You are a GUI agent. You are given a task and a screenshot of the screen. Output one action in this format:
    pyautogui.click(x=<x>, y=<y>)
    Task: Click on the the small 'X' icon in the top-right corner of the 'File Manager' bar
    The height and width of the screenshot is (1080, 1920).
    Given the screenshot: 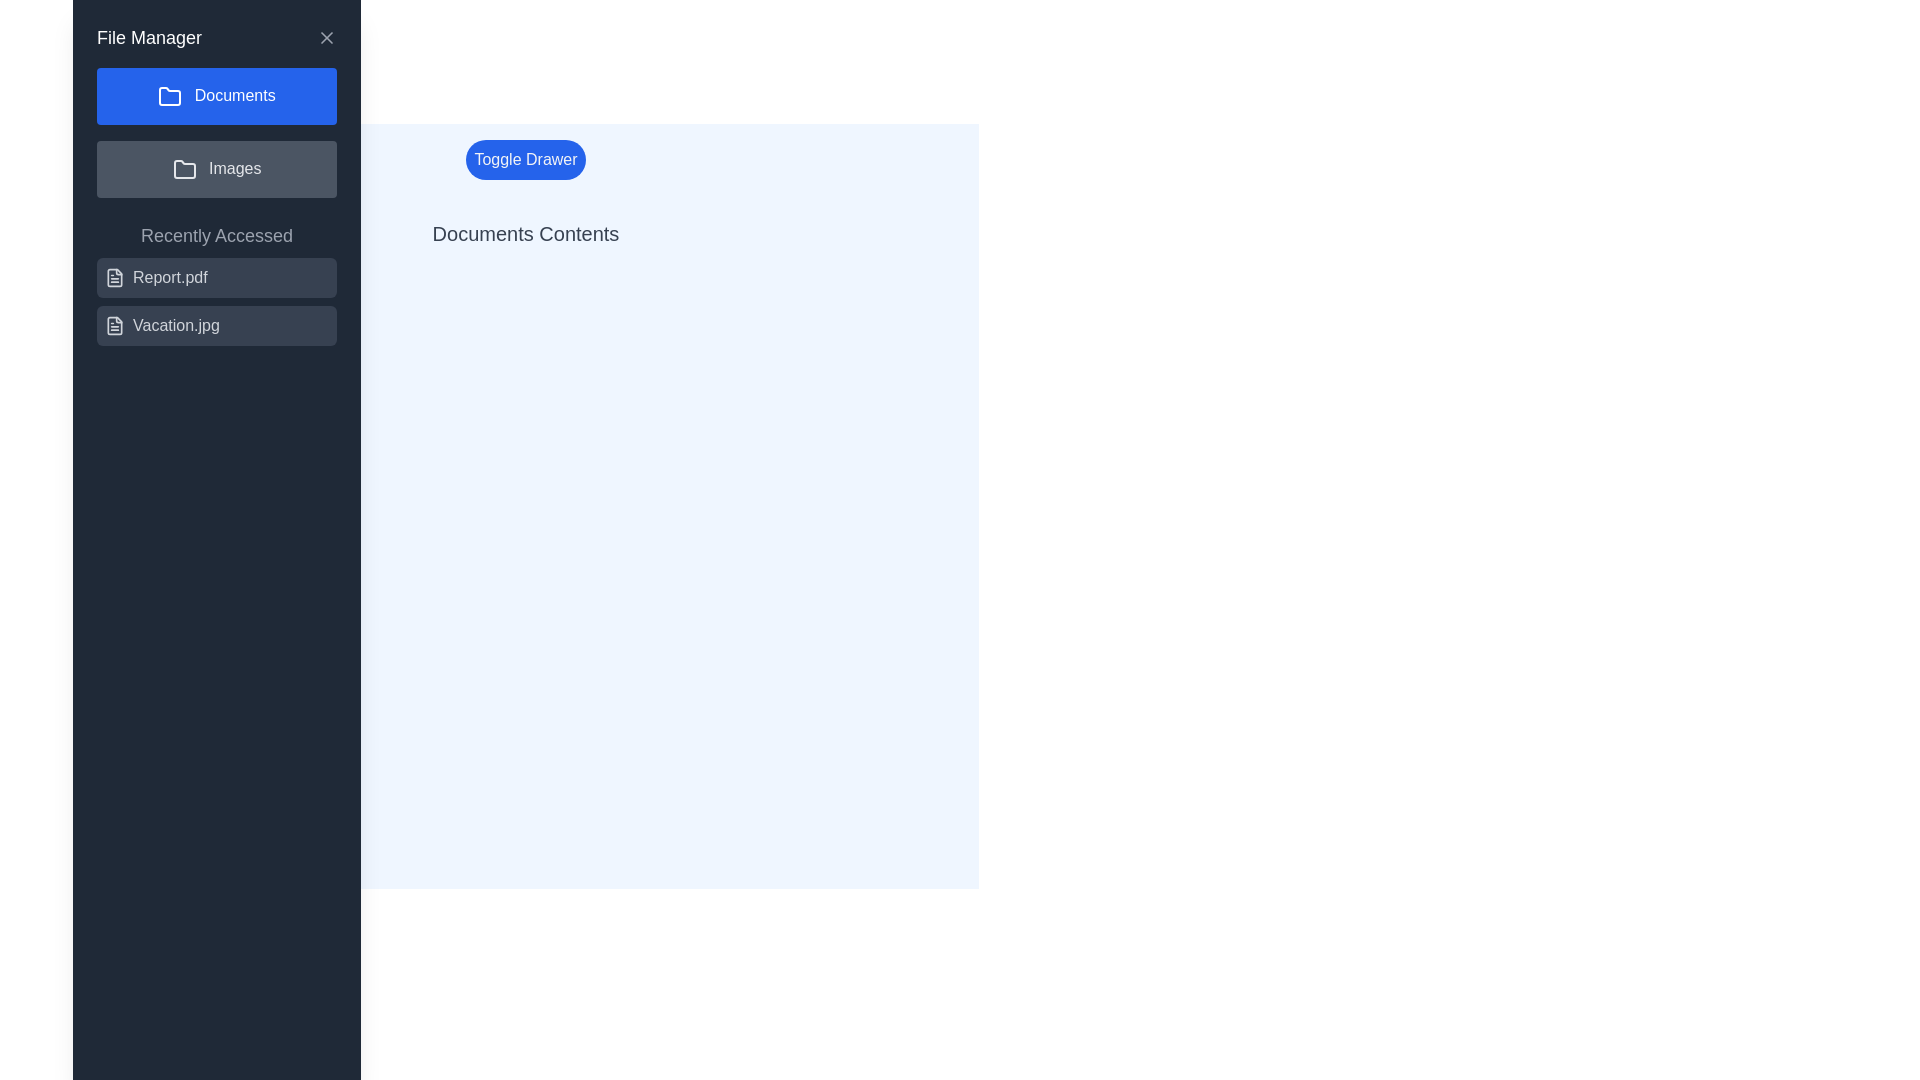 What is the action you would take?
    pyautogui.click(x=326, y=38)
    